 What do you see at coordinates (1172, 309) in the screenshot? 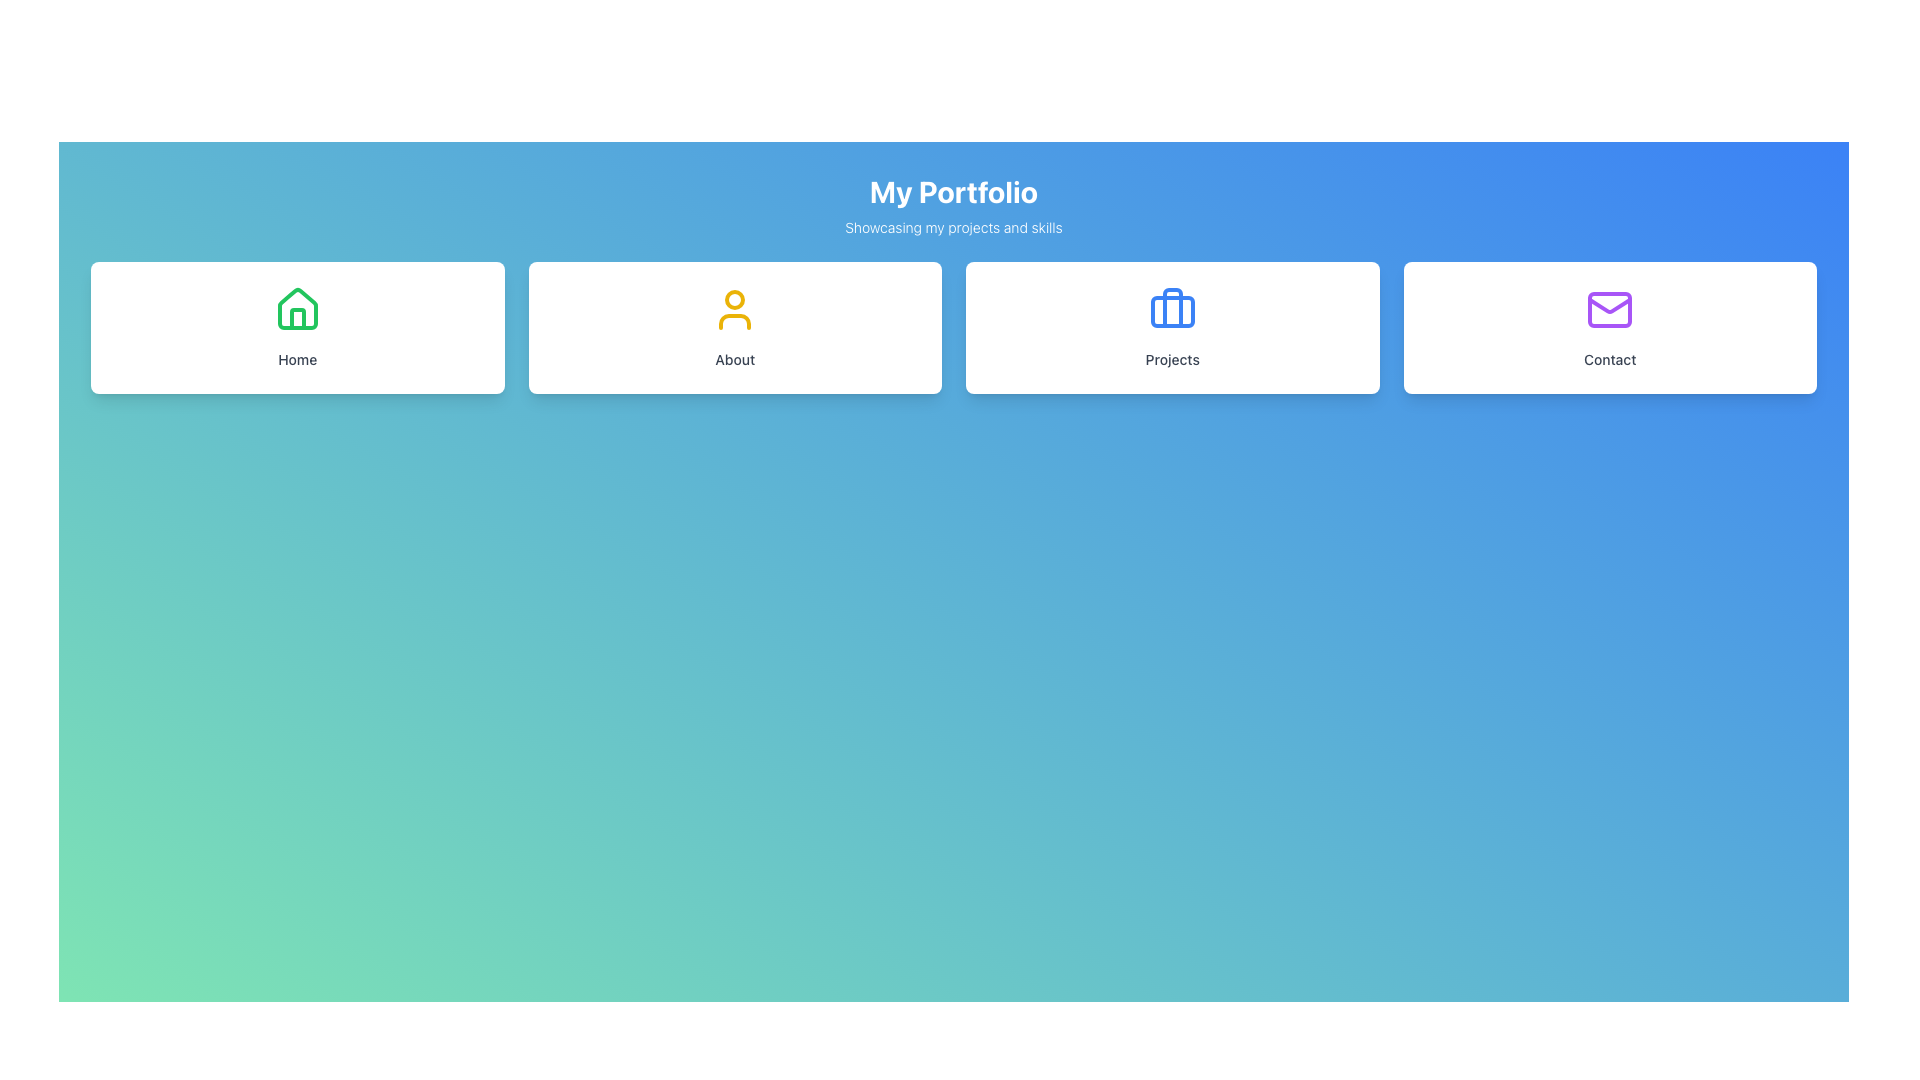
I see `the blue briefcase icon located in the 'Projects' section, which is the third card from the left, centered above the 'Projects' text` at bounding box center [1172, 309].